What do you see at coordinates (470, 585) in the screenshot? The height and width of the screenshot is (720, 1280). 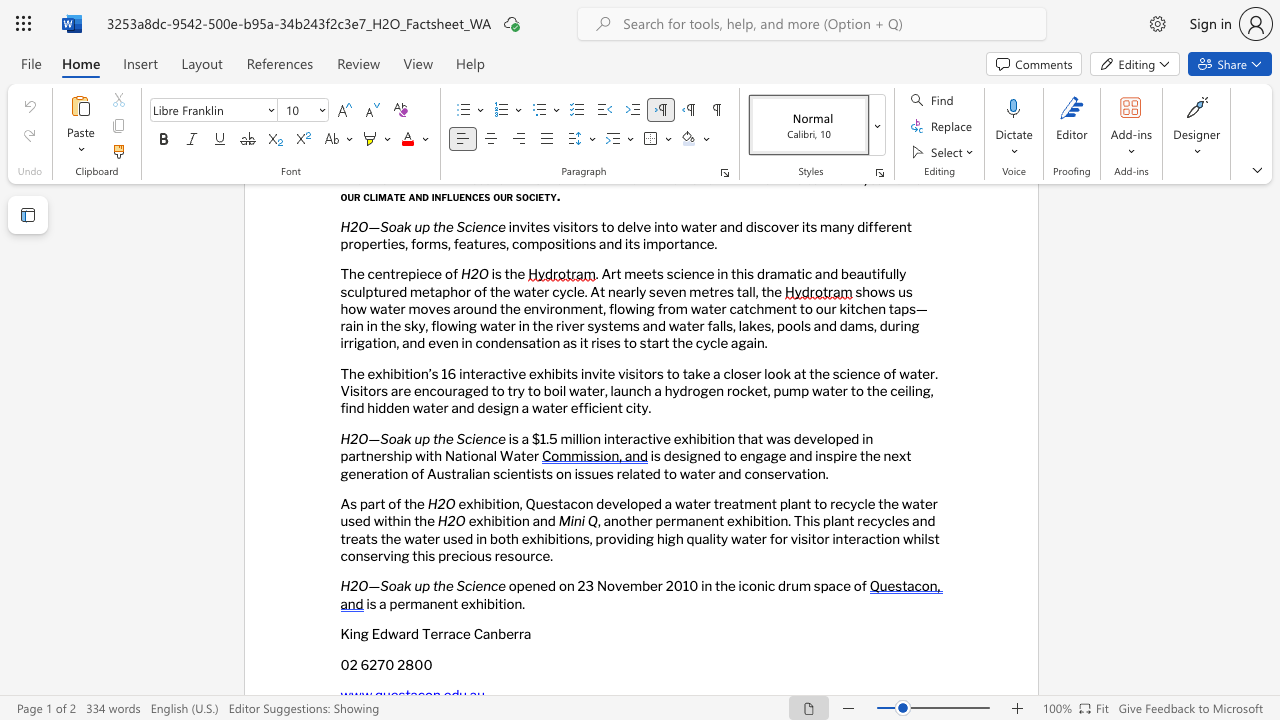 I see `the space between the continuous character "c" and "i" in the text` at bounding box center [470, 585].